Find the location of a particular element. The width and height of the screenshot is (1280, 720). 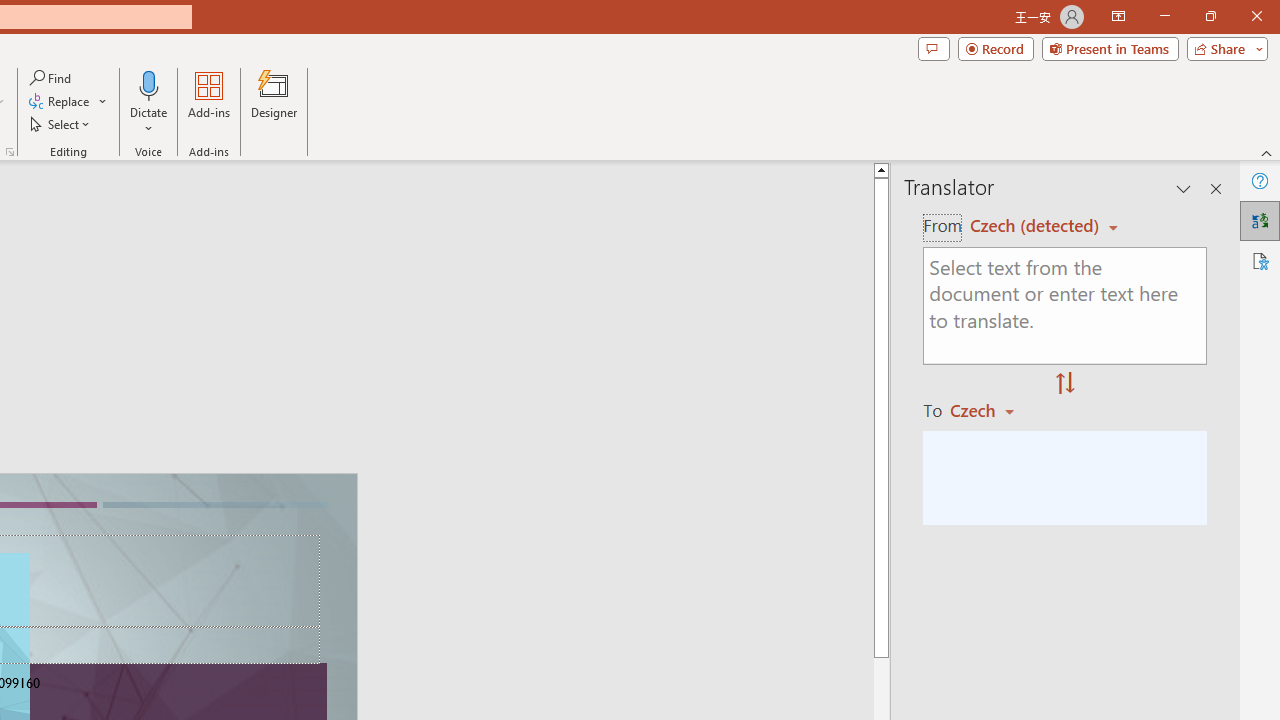

'Czech' is located at coordinates (991, 409).